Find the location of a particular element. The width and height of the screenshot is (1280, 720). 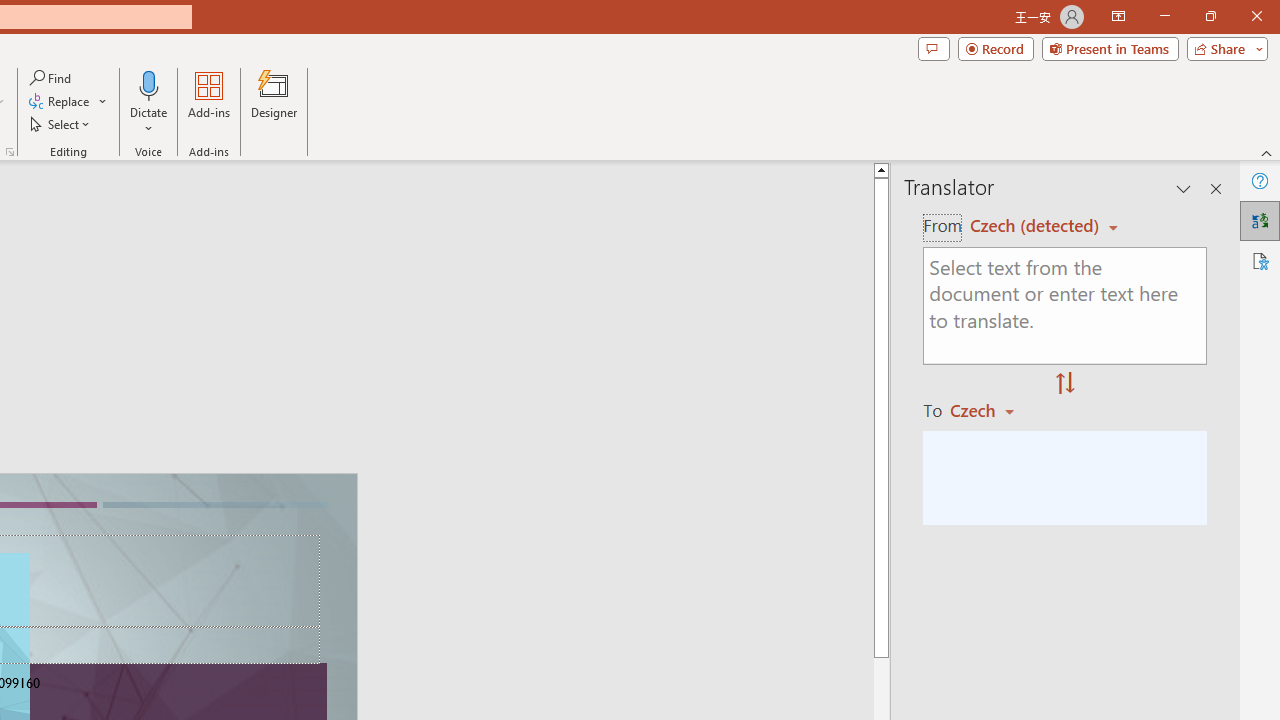

'Czech' is located at coordinates (991, 409).